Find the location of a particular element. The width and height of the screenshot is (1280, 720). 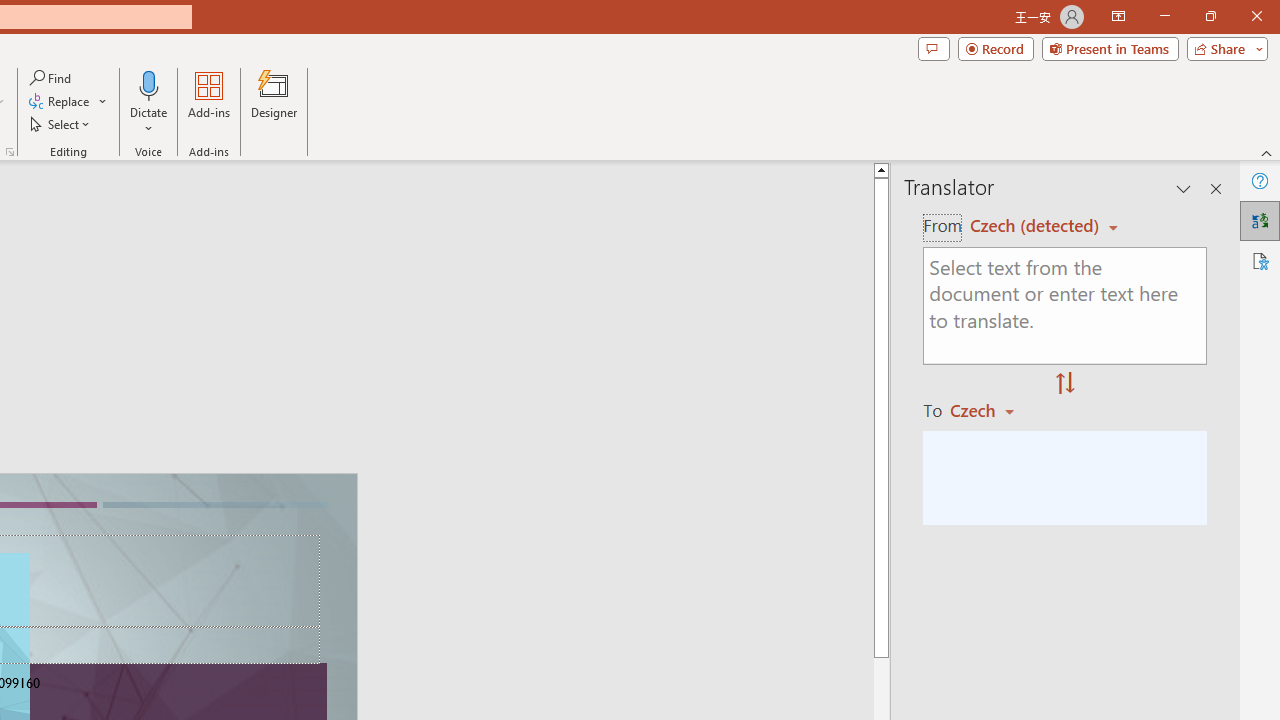

'Czech' is located at coordinates (991, 409).